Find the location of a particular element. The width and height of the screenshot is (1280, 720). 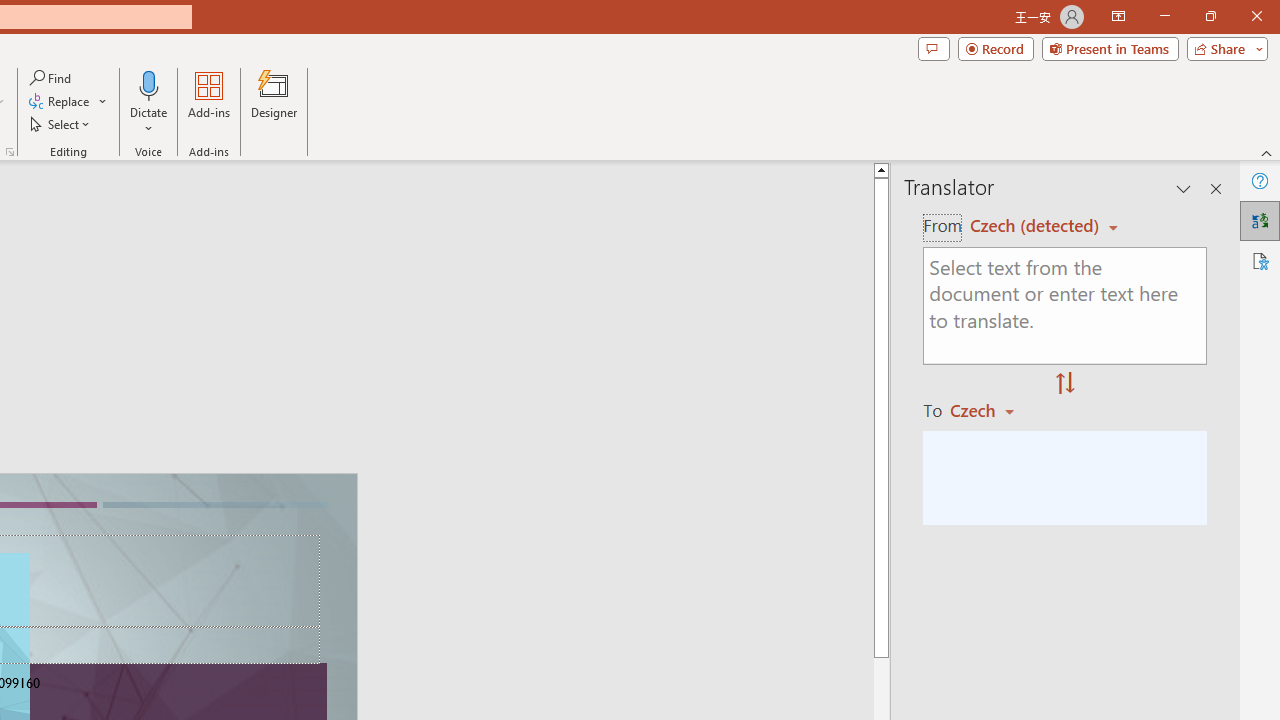

'Czech' is located at coordinates (991, 409).